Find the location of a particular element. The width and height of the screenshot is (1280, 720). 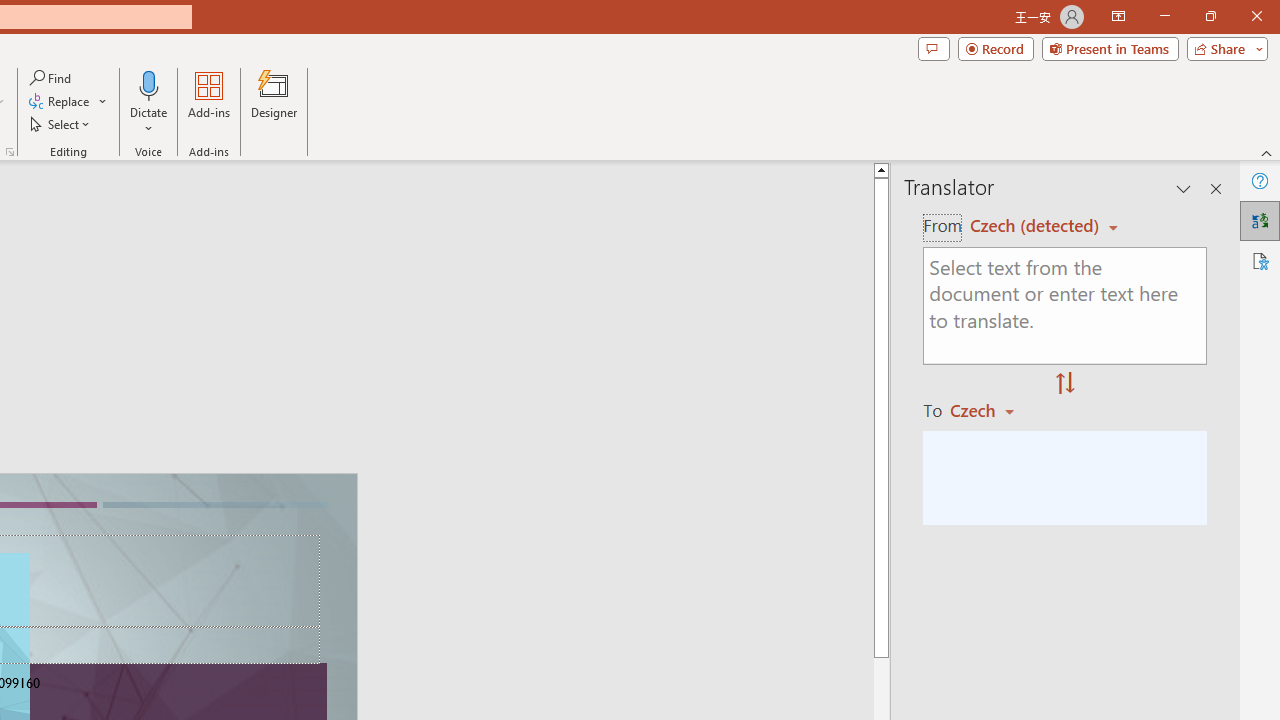

'Czech' is located at coordinates (991, 409).